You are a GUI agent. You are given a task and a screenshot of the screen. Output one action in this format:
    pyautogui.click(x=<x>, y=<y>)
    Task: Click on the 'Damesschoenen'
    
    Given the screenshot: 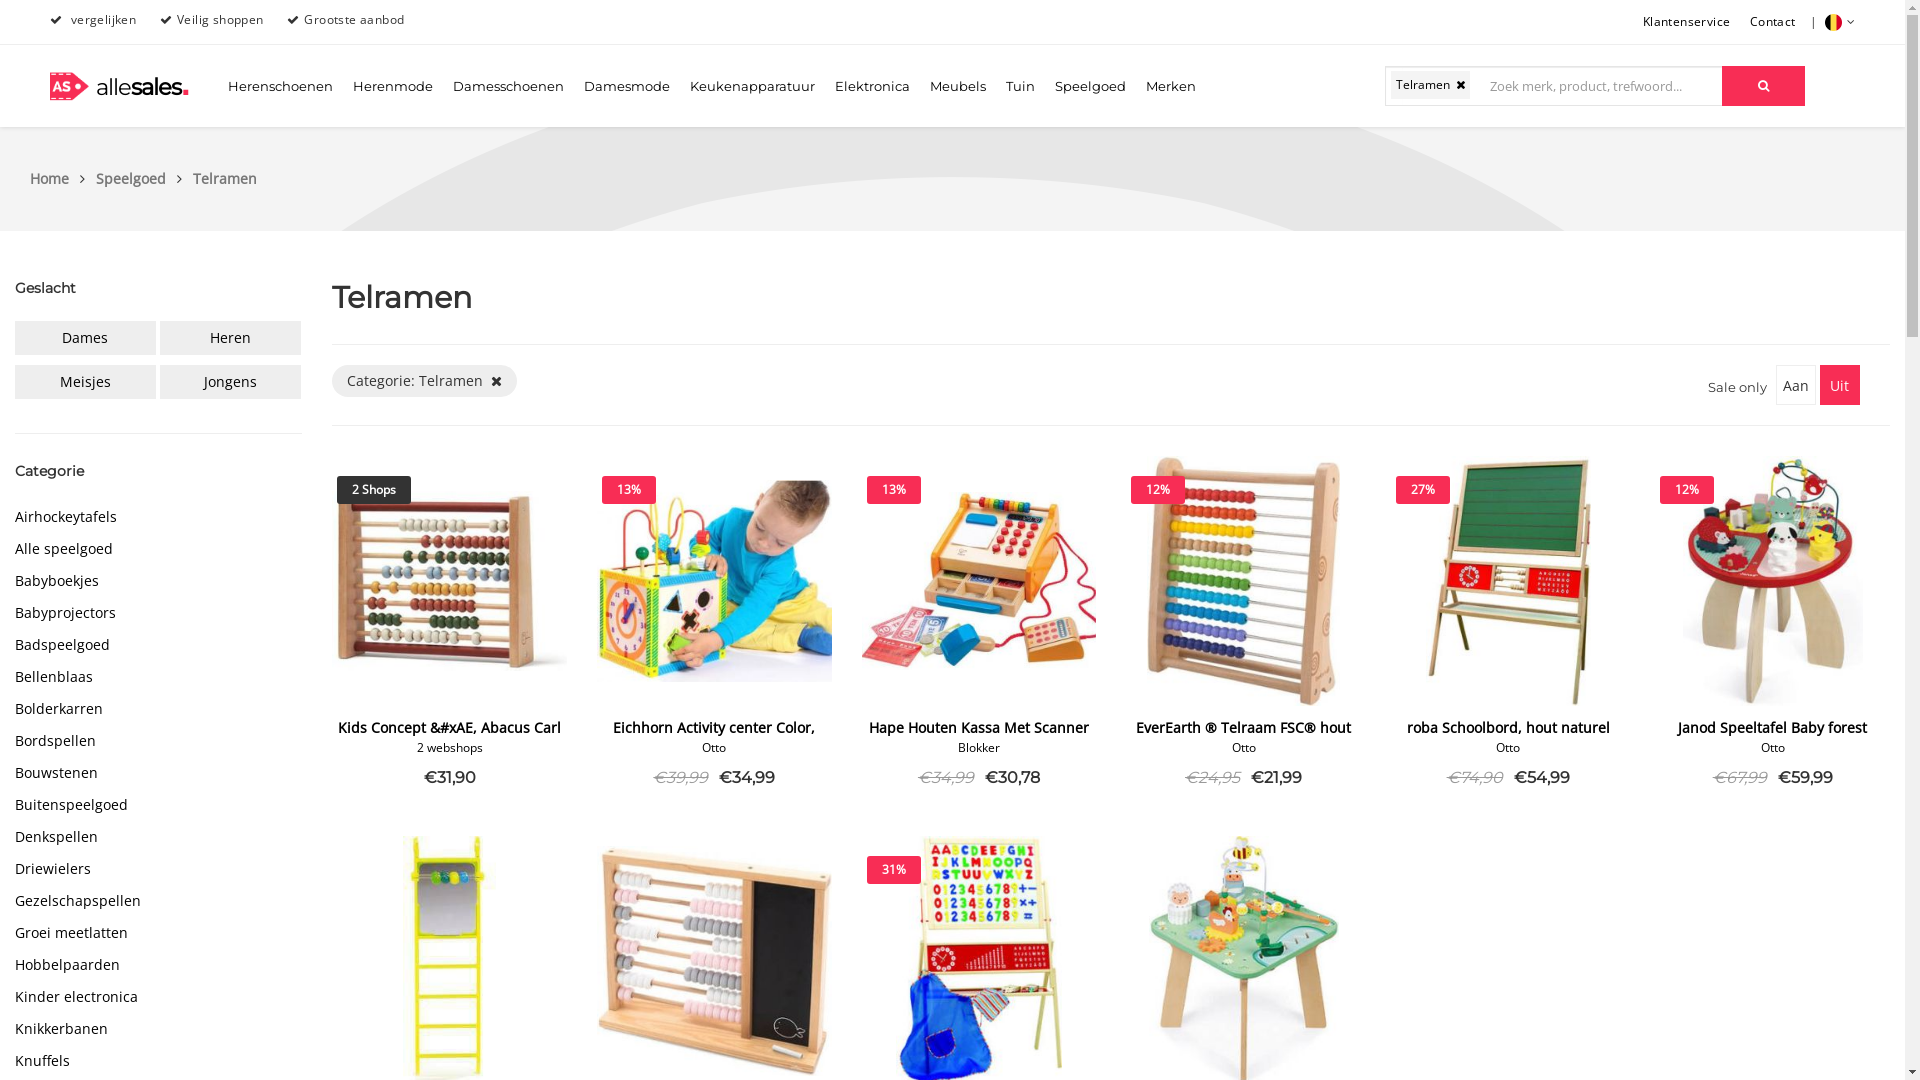 What is the action you would take?
    pyautogui.click(x=441, y=84)
    